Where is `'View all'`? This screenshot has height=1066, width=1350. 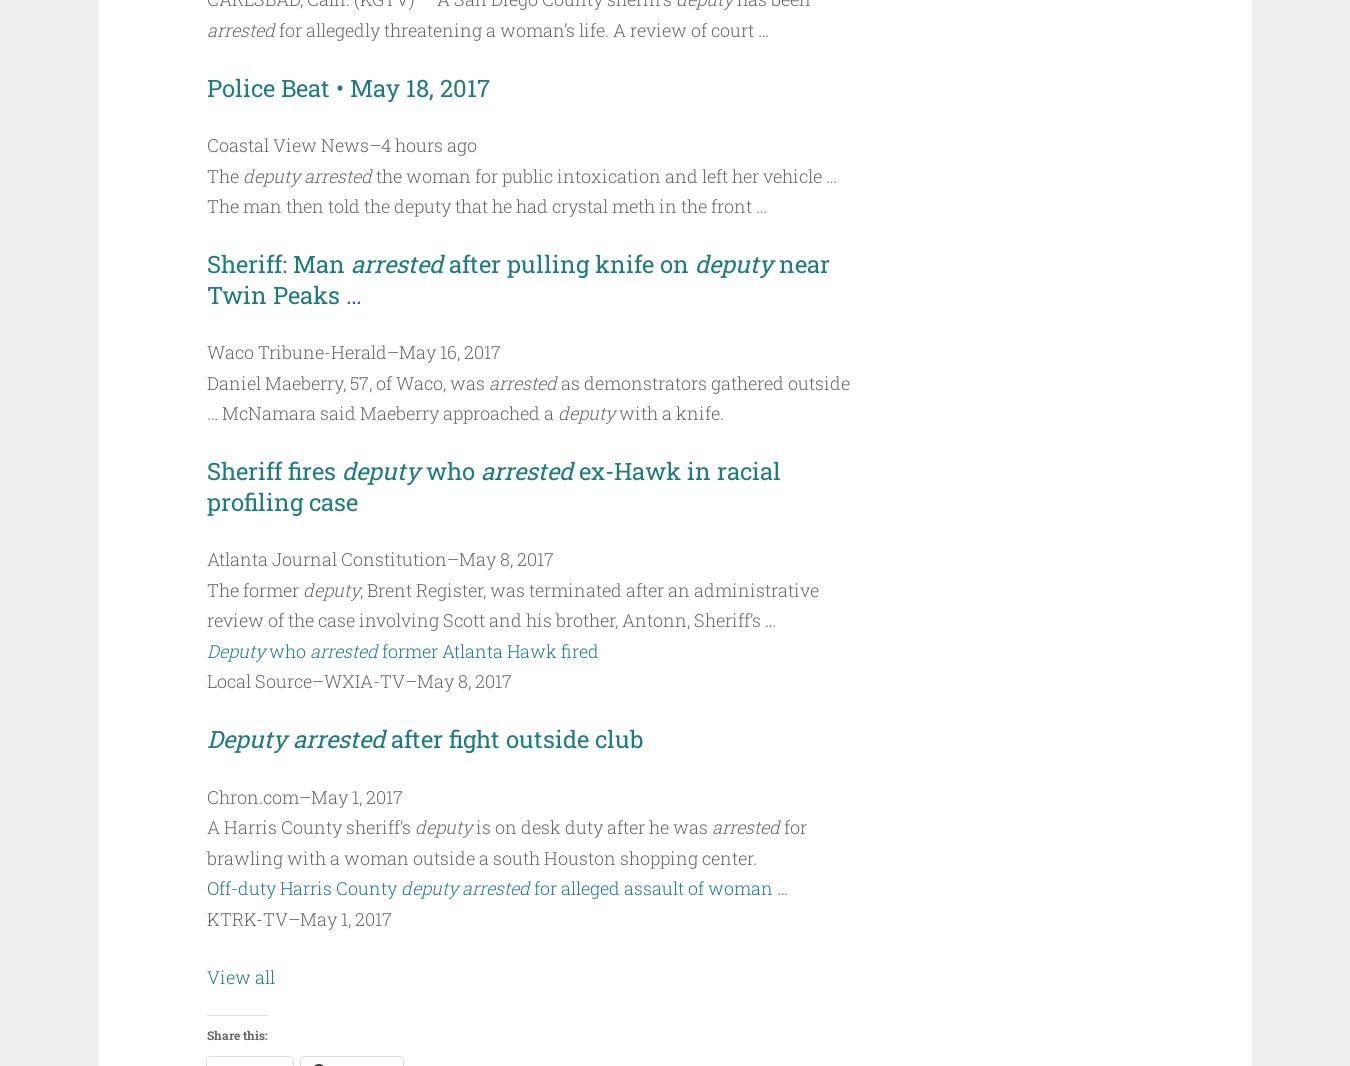 'View all' is located at coordinates (239, 976).